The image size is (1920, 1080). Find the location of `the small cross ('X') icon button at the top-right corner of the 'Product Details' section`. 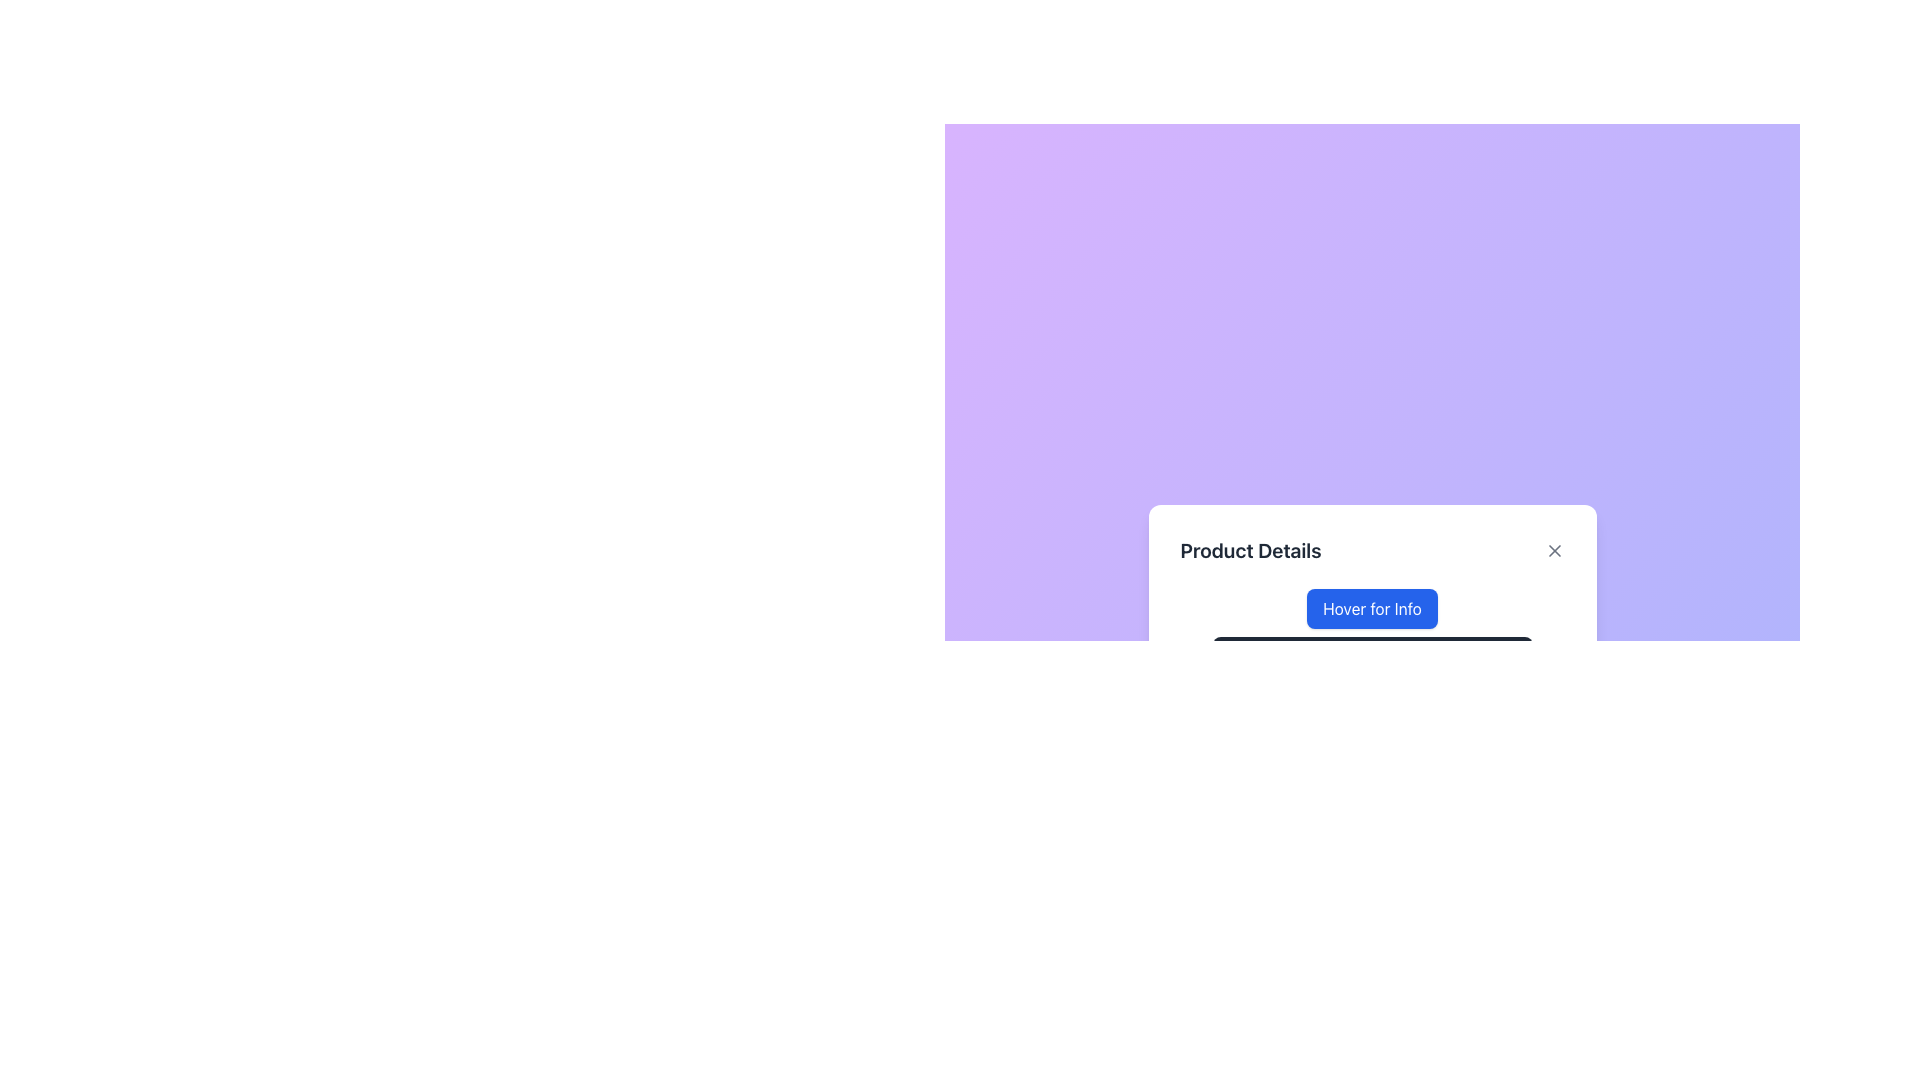

the small cross ('X') icon button at the top-right corner of the 'Product Details' section is located at coordinates (1553, 551).